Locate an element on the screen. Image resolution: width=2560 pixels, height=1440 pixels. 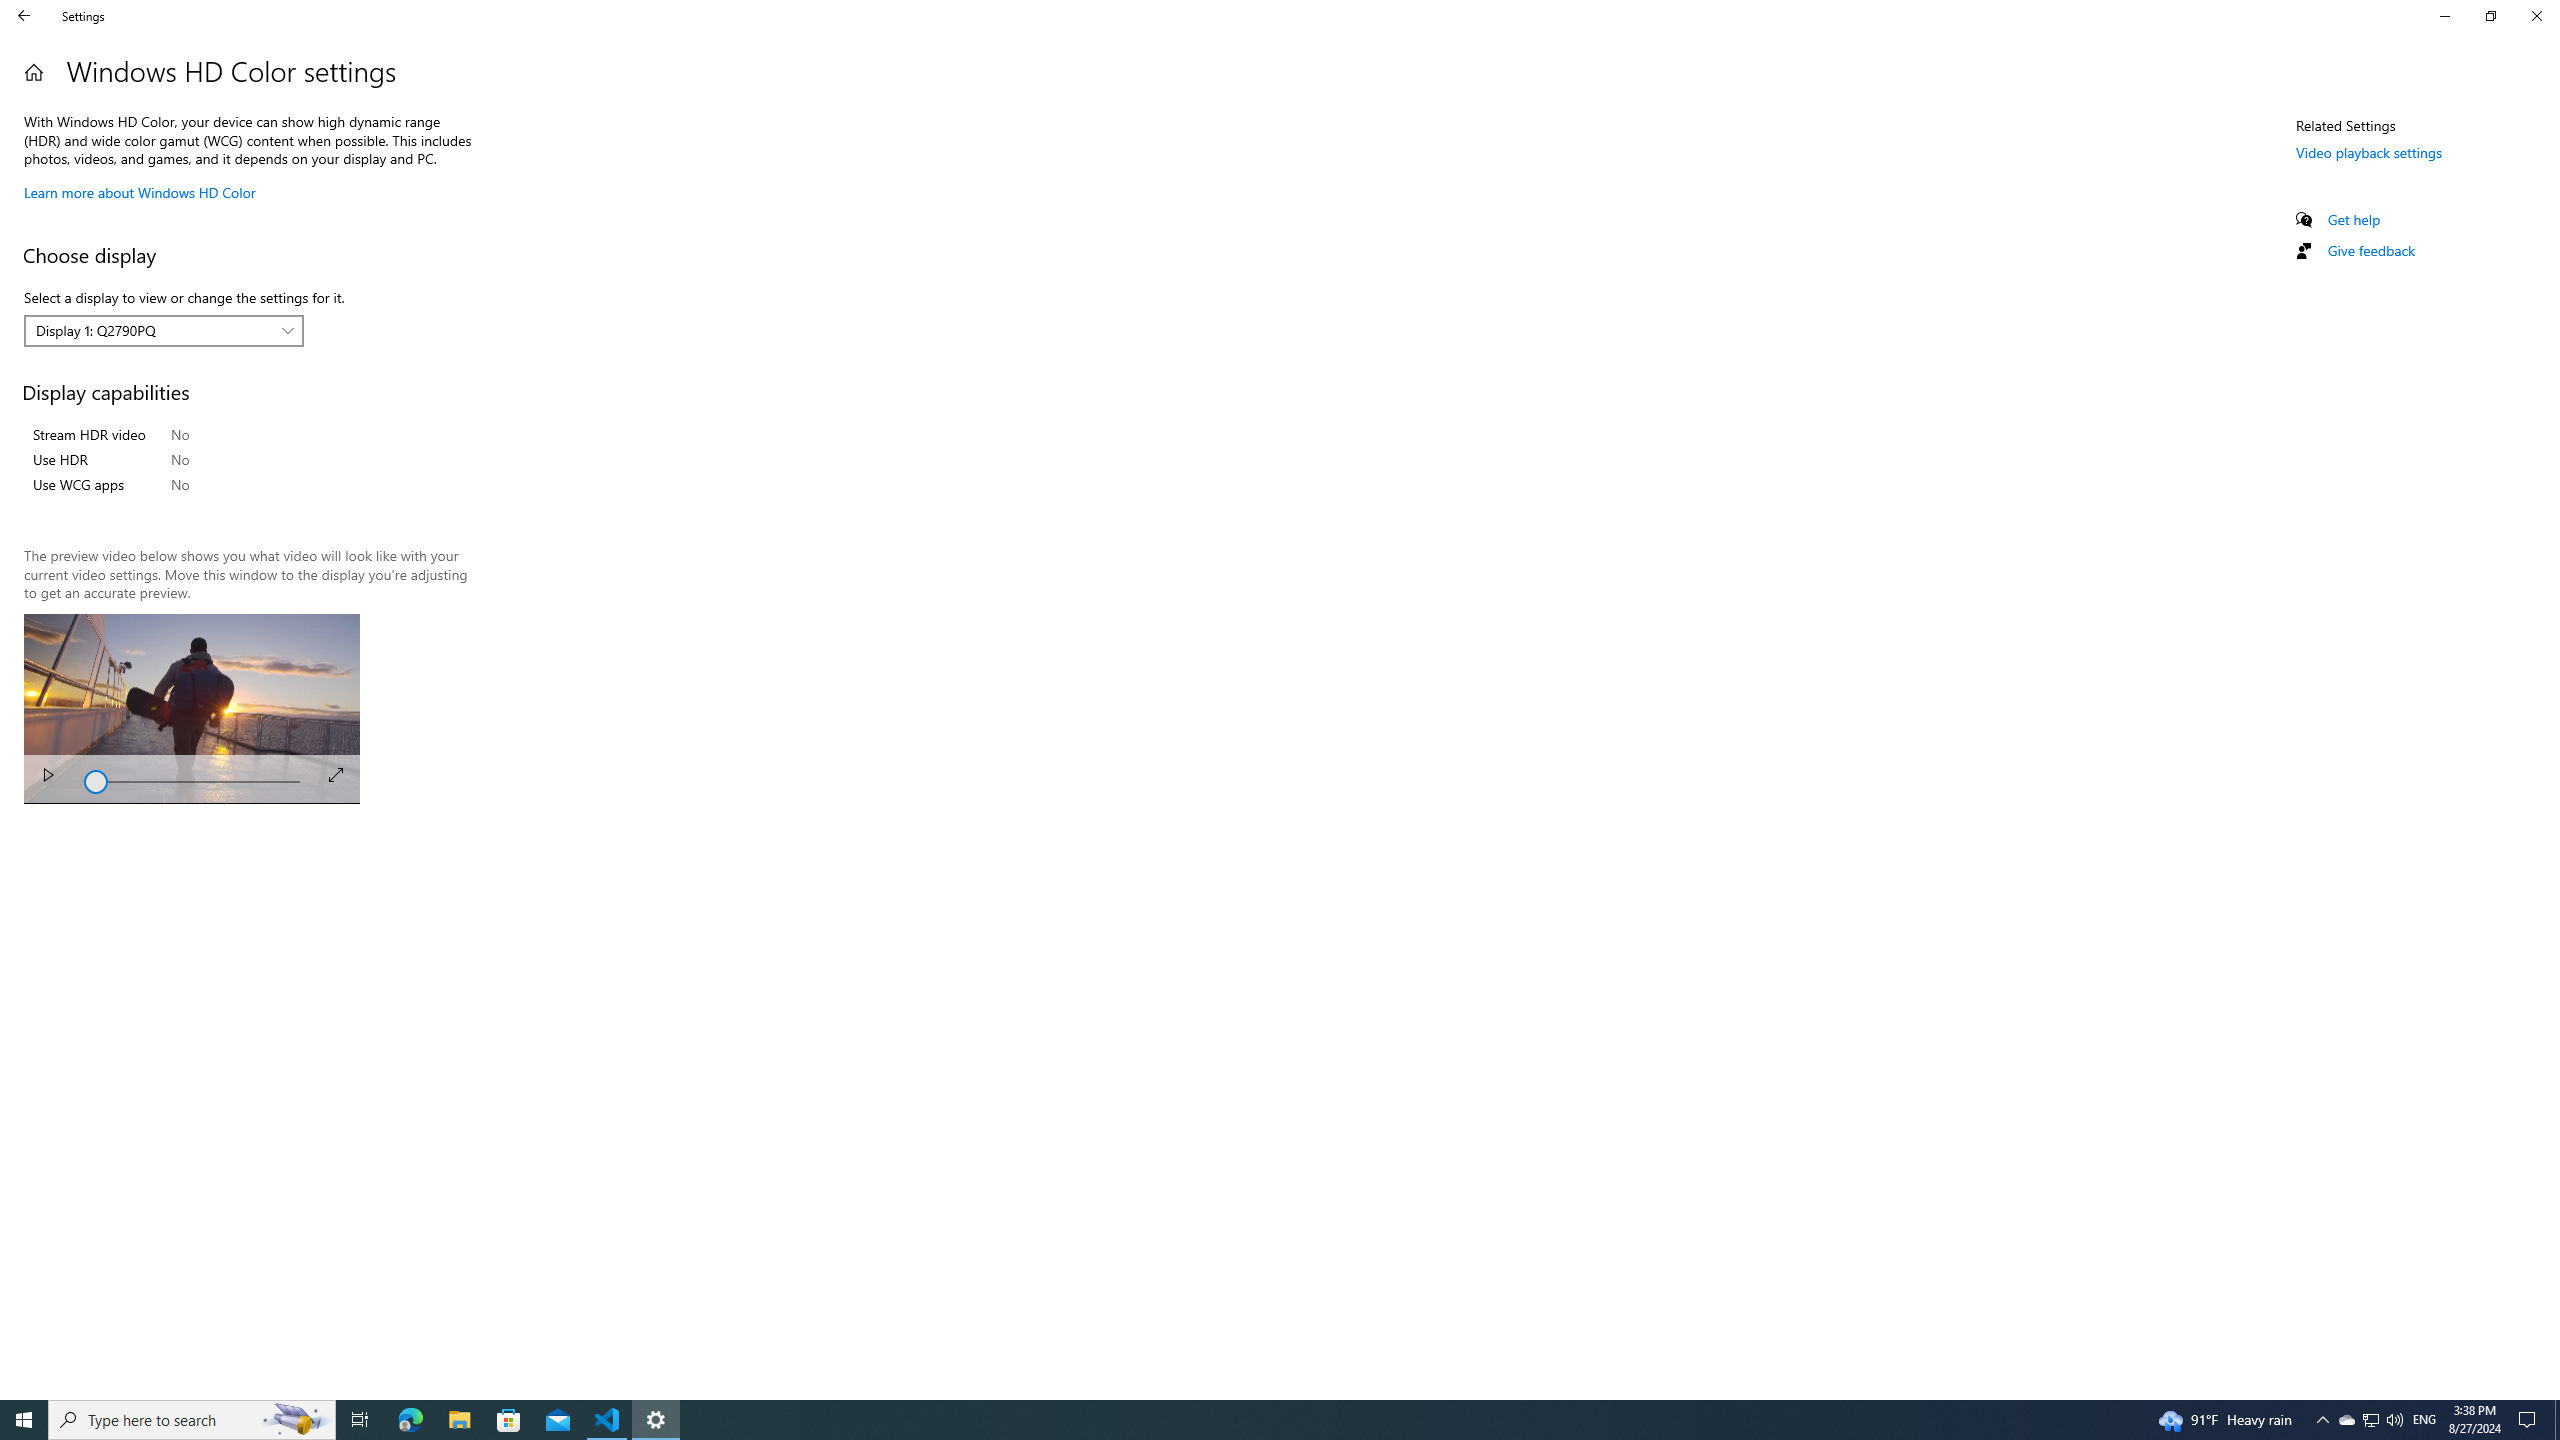
'Play' is located at coordinates (46, 778).